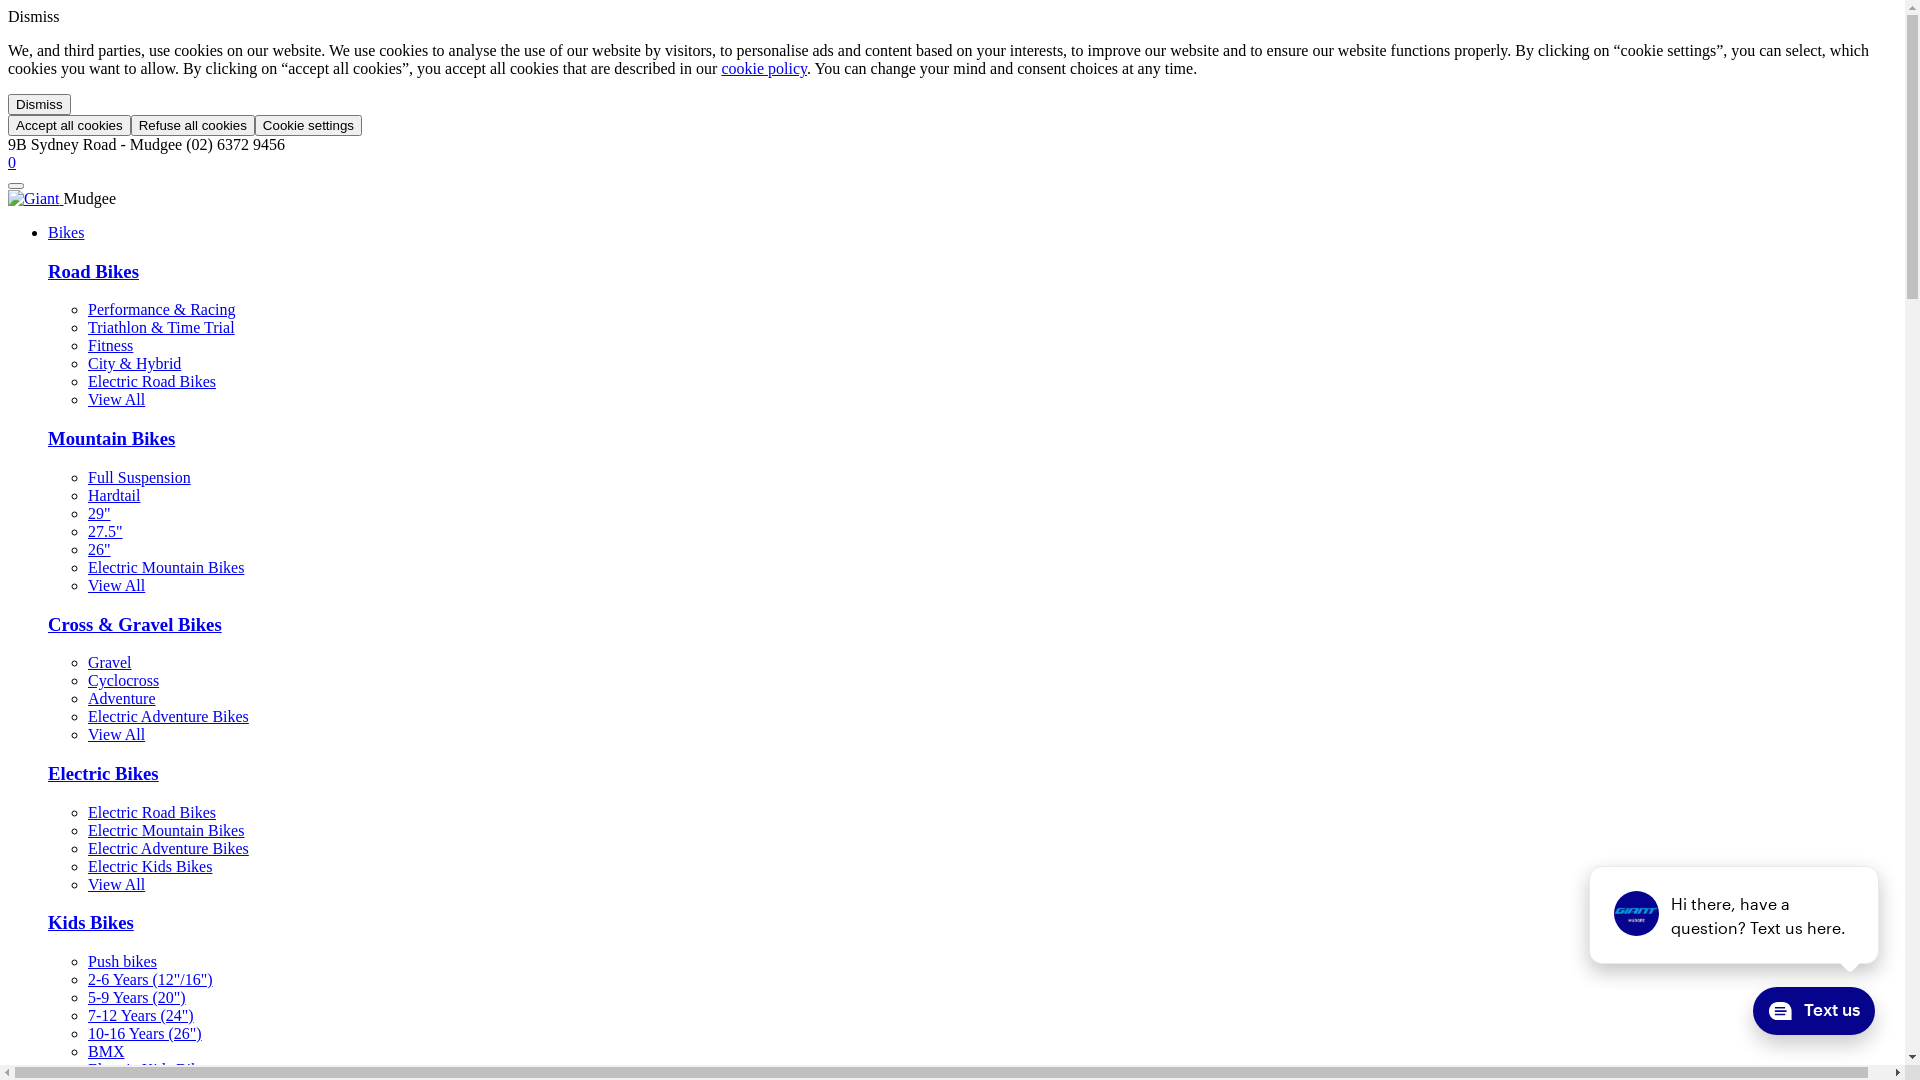 The width and height of the screenshot is (1920, 1080). I want to click on '10-16 Years (26")', so click(143, 1033).